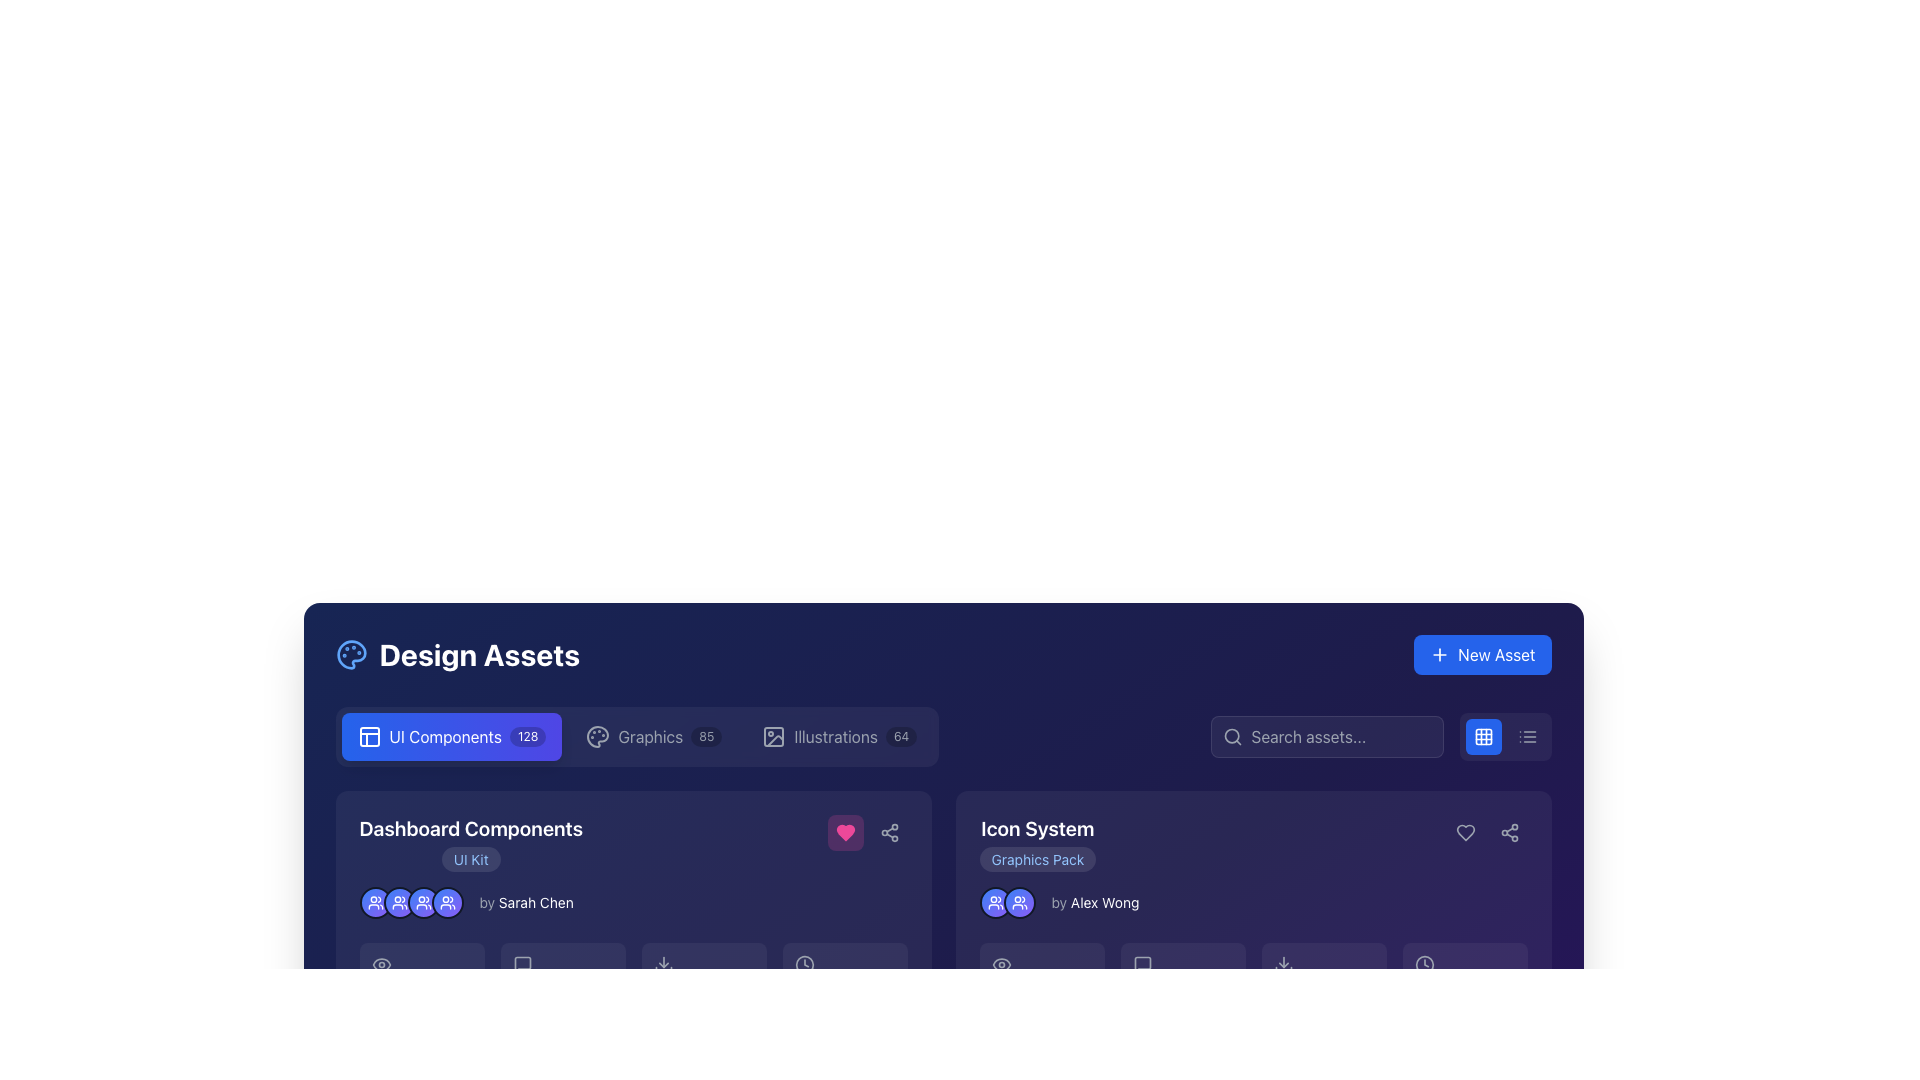 The width and height of the screenshot is (1920, 1080). I want to click on the second interactive button in the right section of the horizontal group of icons, so click(888, 833).